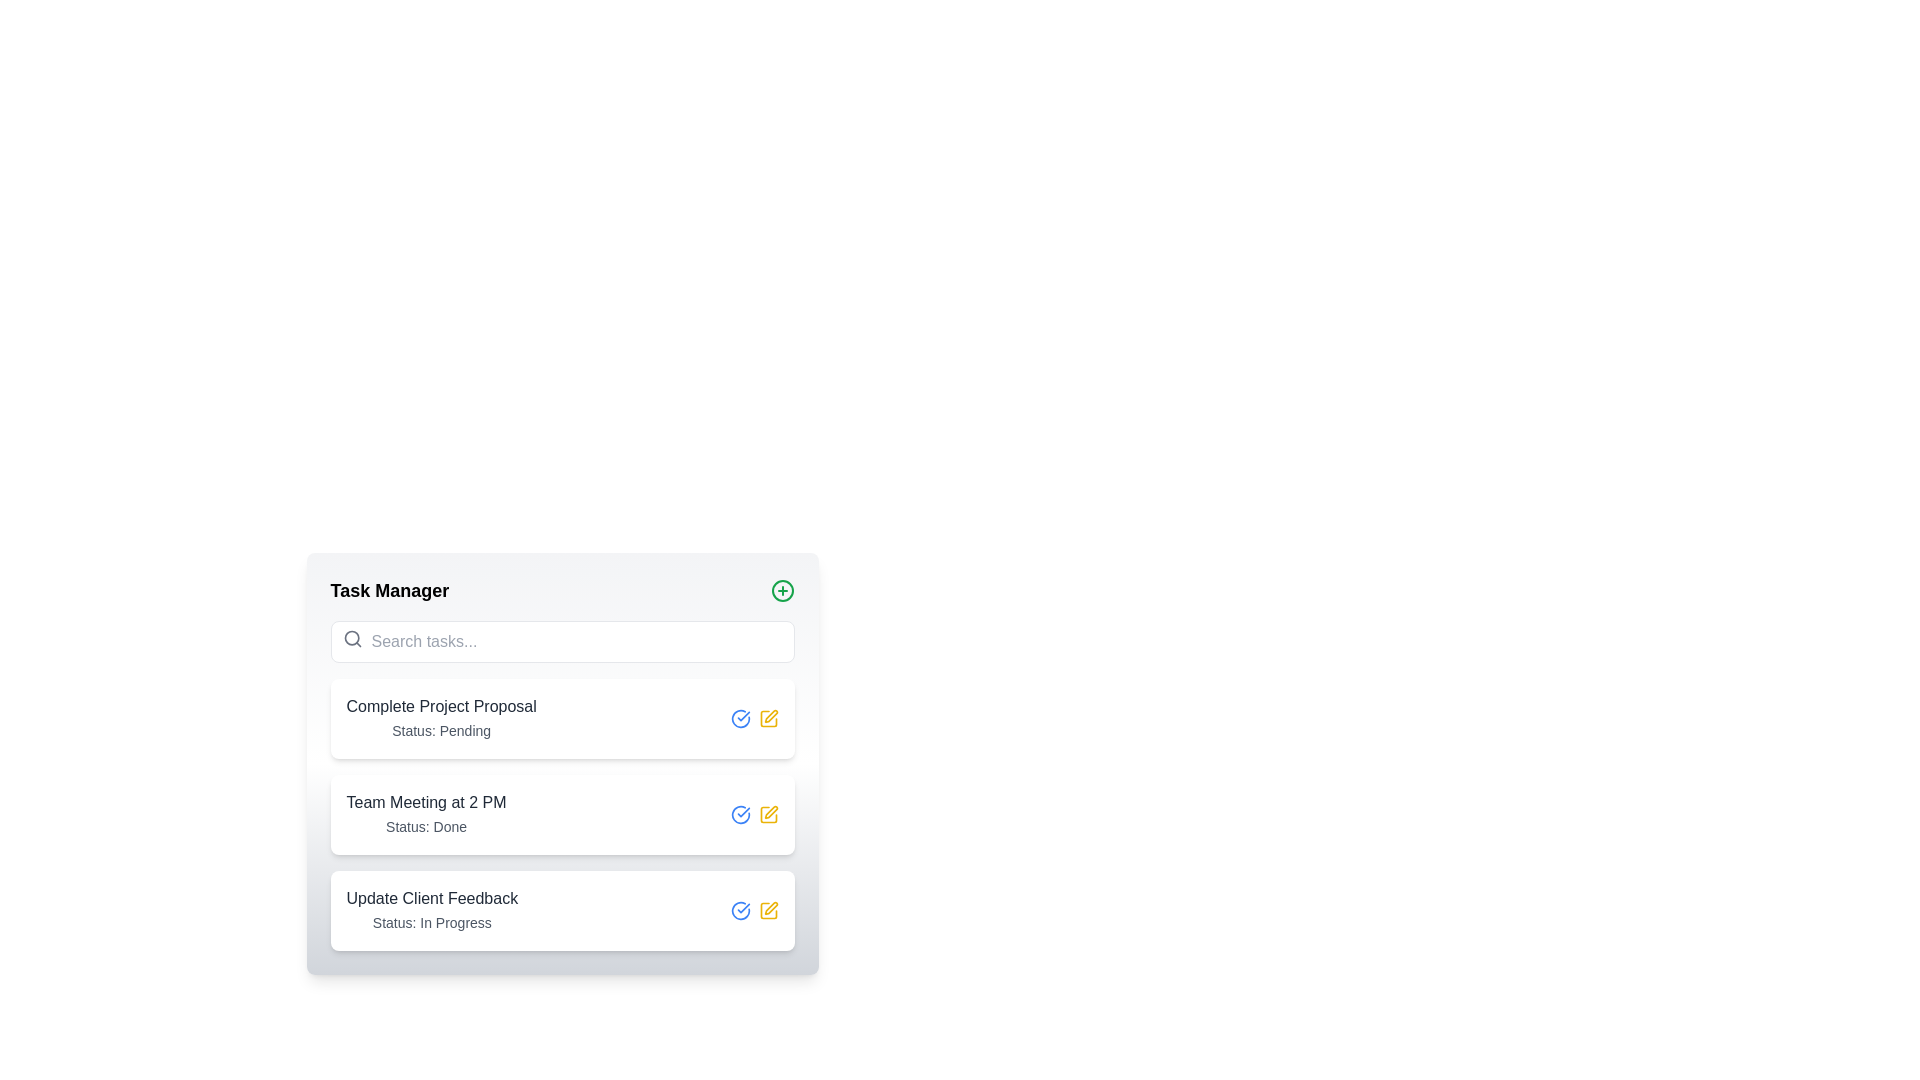 This screenshot has height=1080, width=1920. What do you see at coordinates (431, 922) in the screenshot?
I see `the task's status` at bounding box center [431, 922].